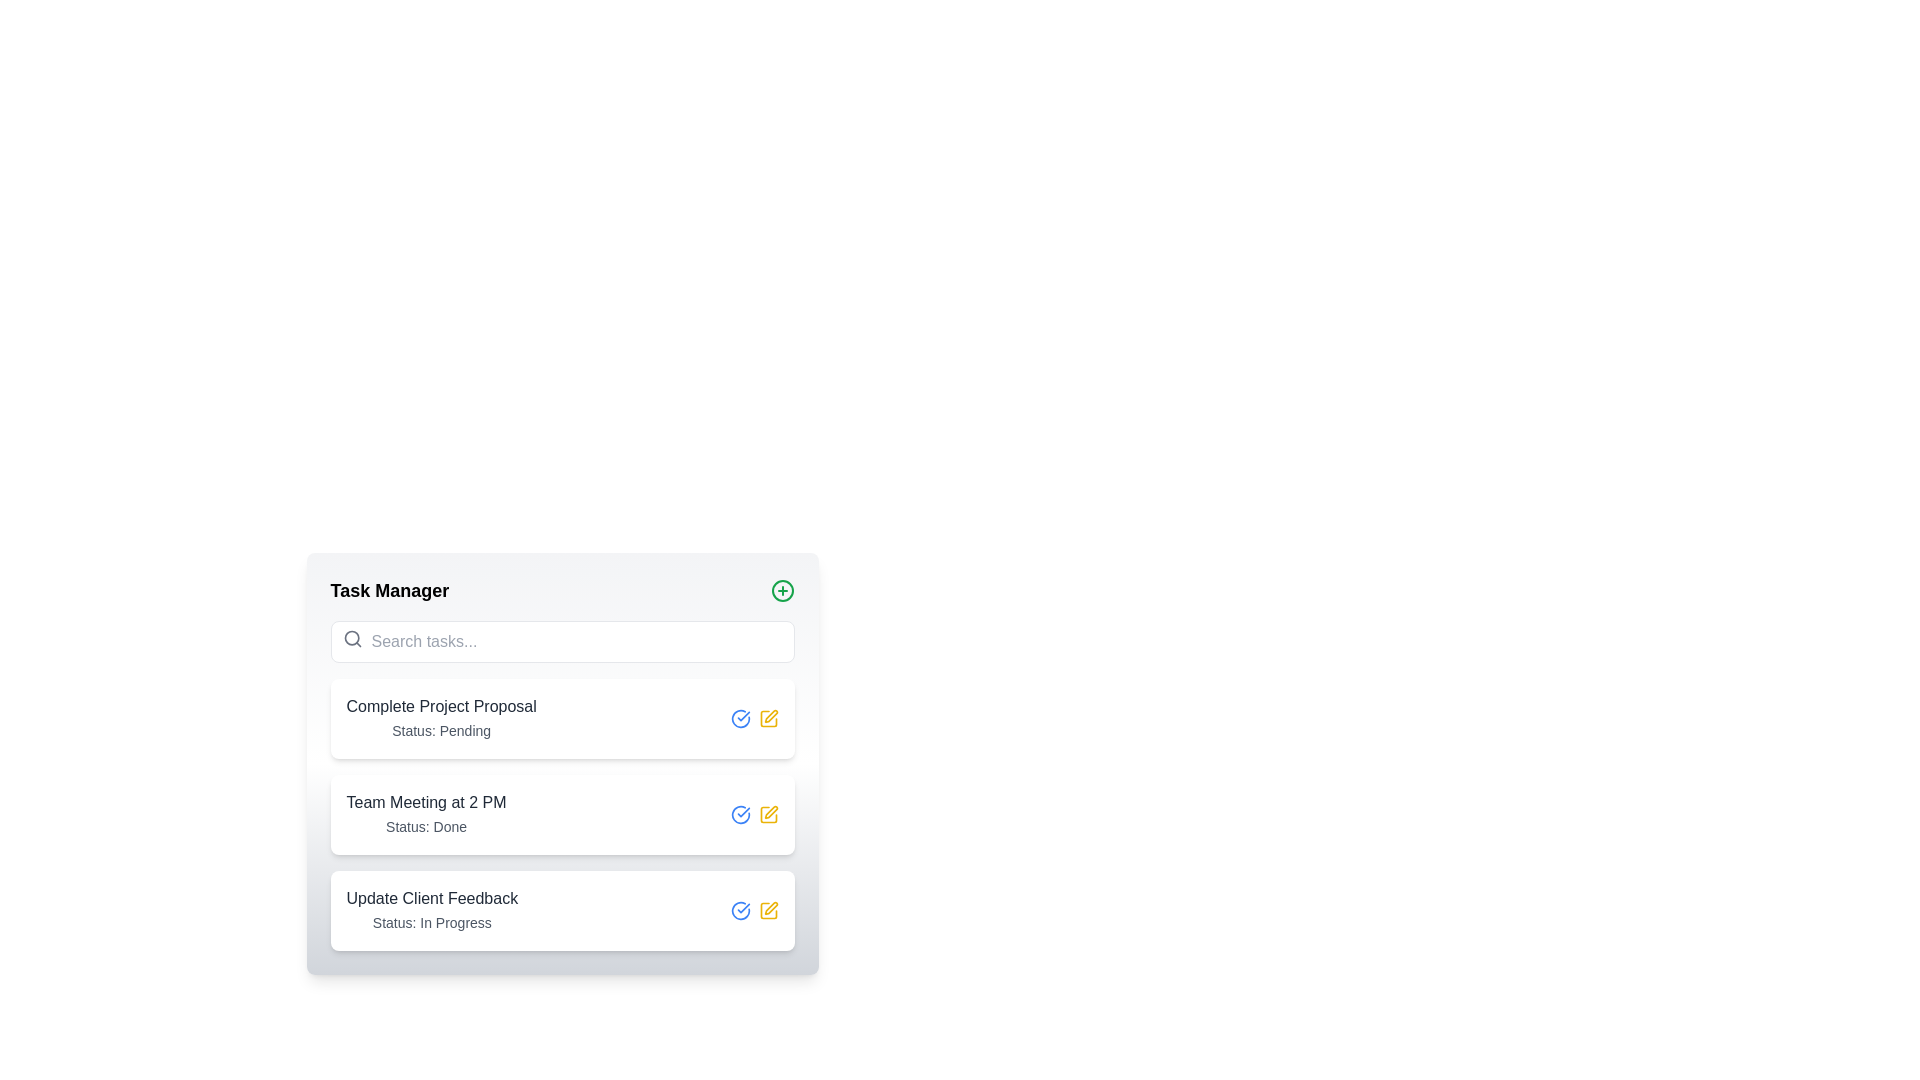 This screenshot has height=1080, width=1920. What do you see at coordinates (431, 922) in the screenshot?
I see `the task's status` at bounding box center [431, 922].